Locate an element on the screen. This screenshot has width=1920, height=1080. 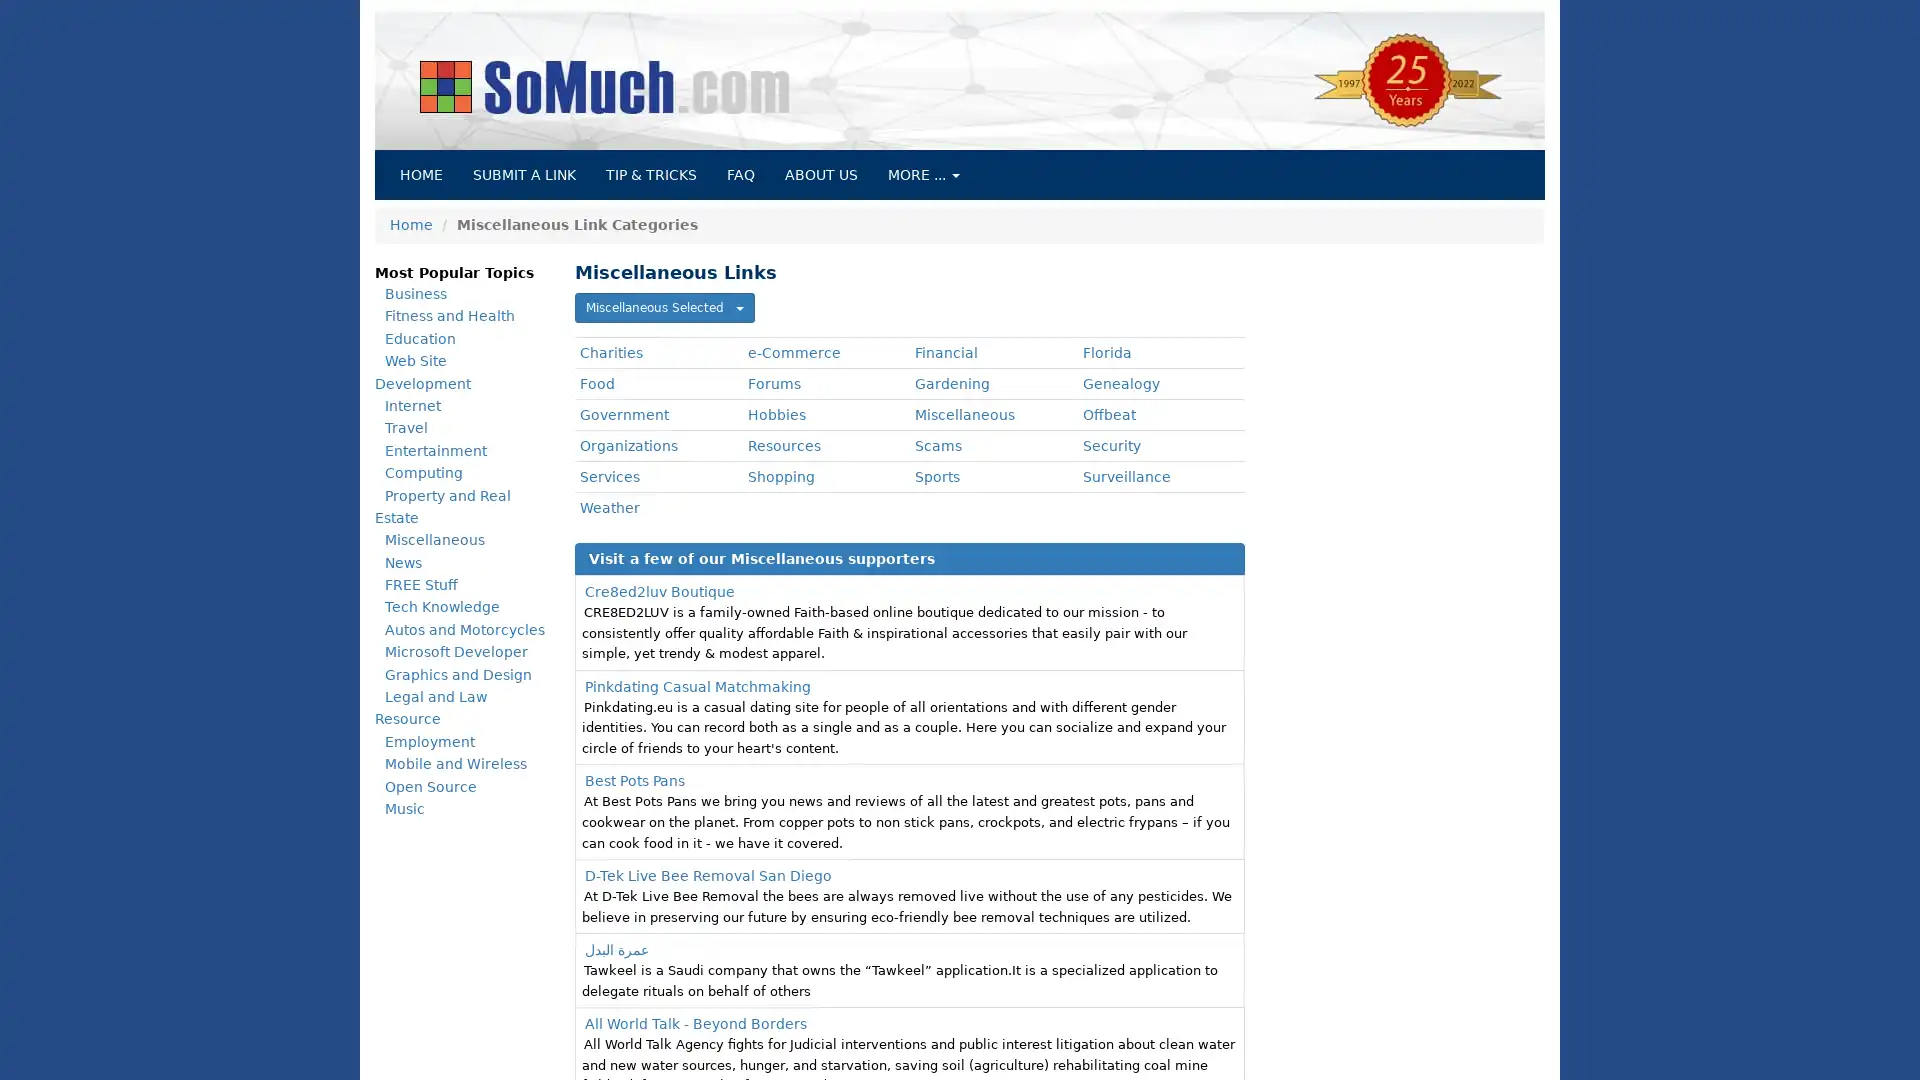
Miscellaneous Selected is located at coordinates (665, 308).